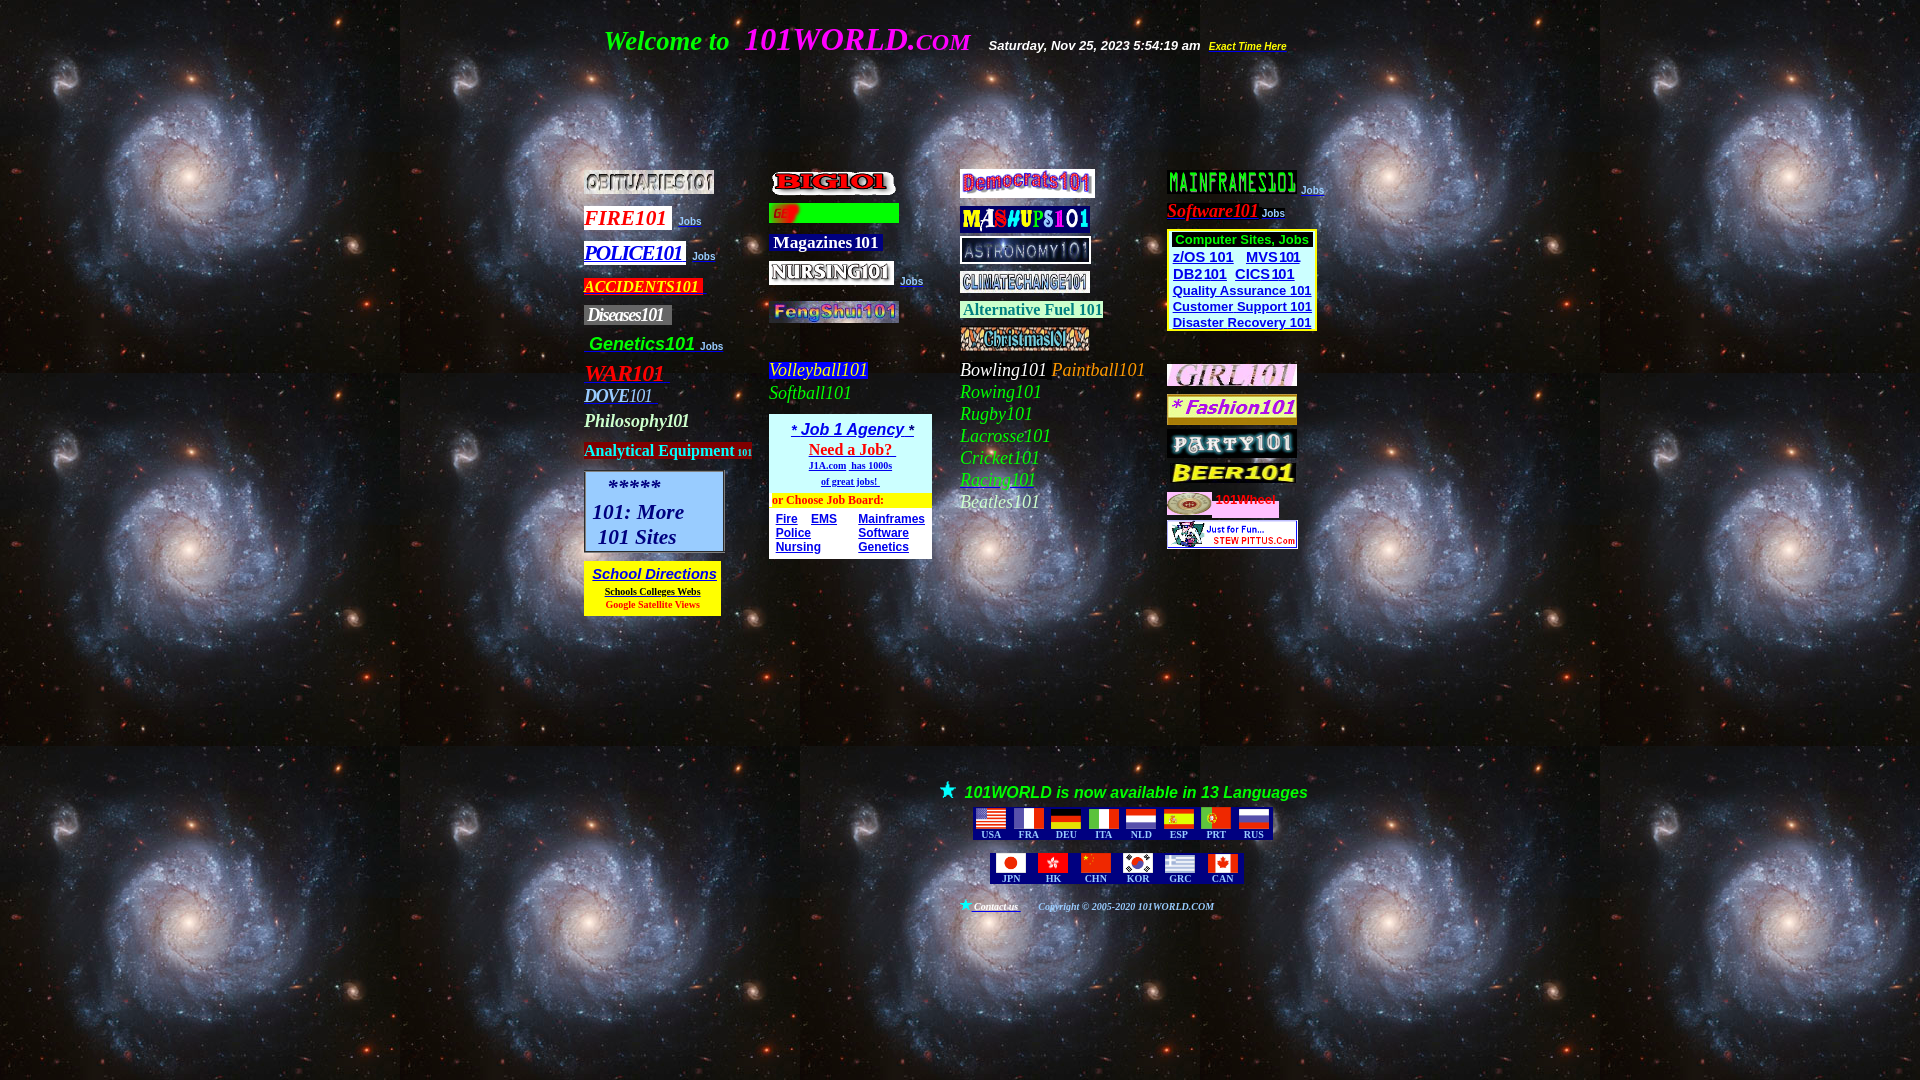 The width and height of the screenshot is (1920, 1080). What do you see at coordinates (818, 370) in the screenshot?
I see `'Volleyball101'` at bounding box center [818, 370].